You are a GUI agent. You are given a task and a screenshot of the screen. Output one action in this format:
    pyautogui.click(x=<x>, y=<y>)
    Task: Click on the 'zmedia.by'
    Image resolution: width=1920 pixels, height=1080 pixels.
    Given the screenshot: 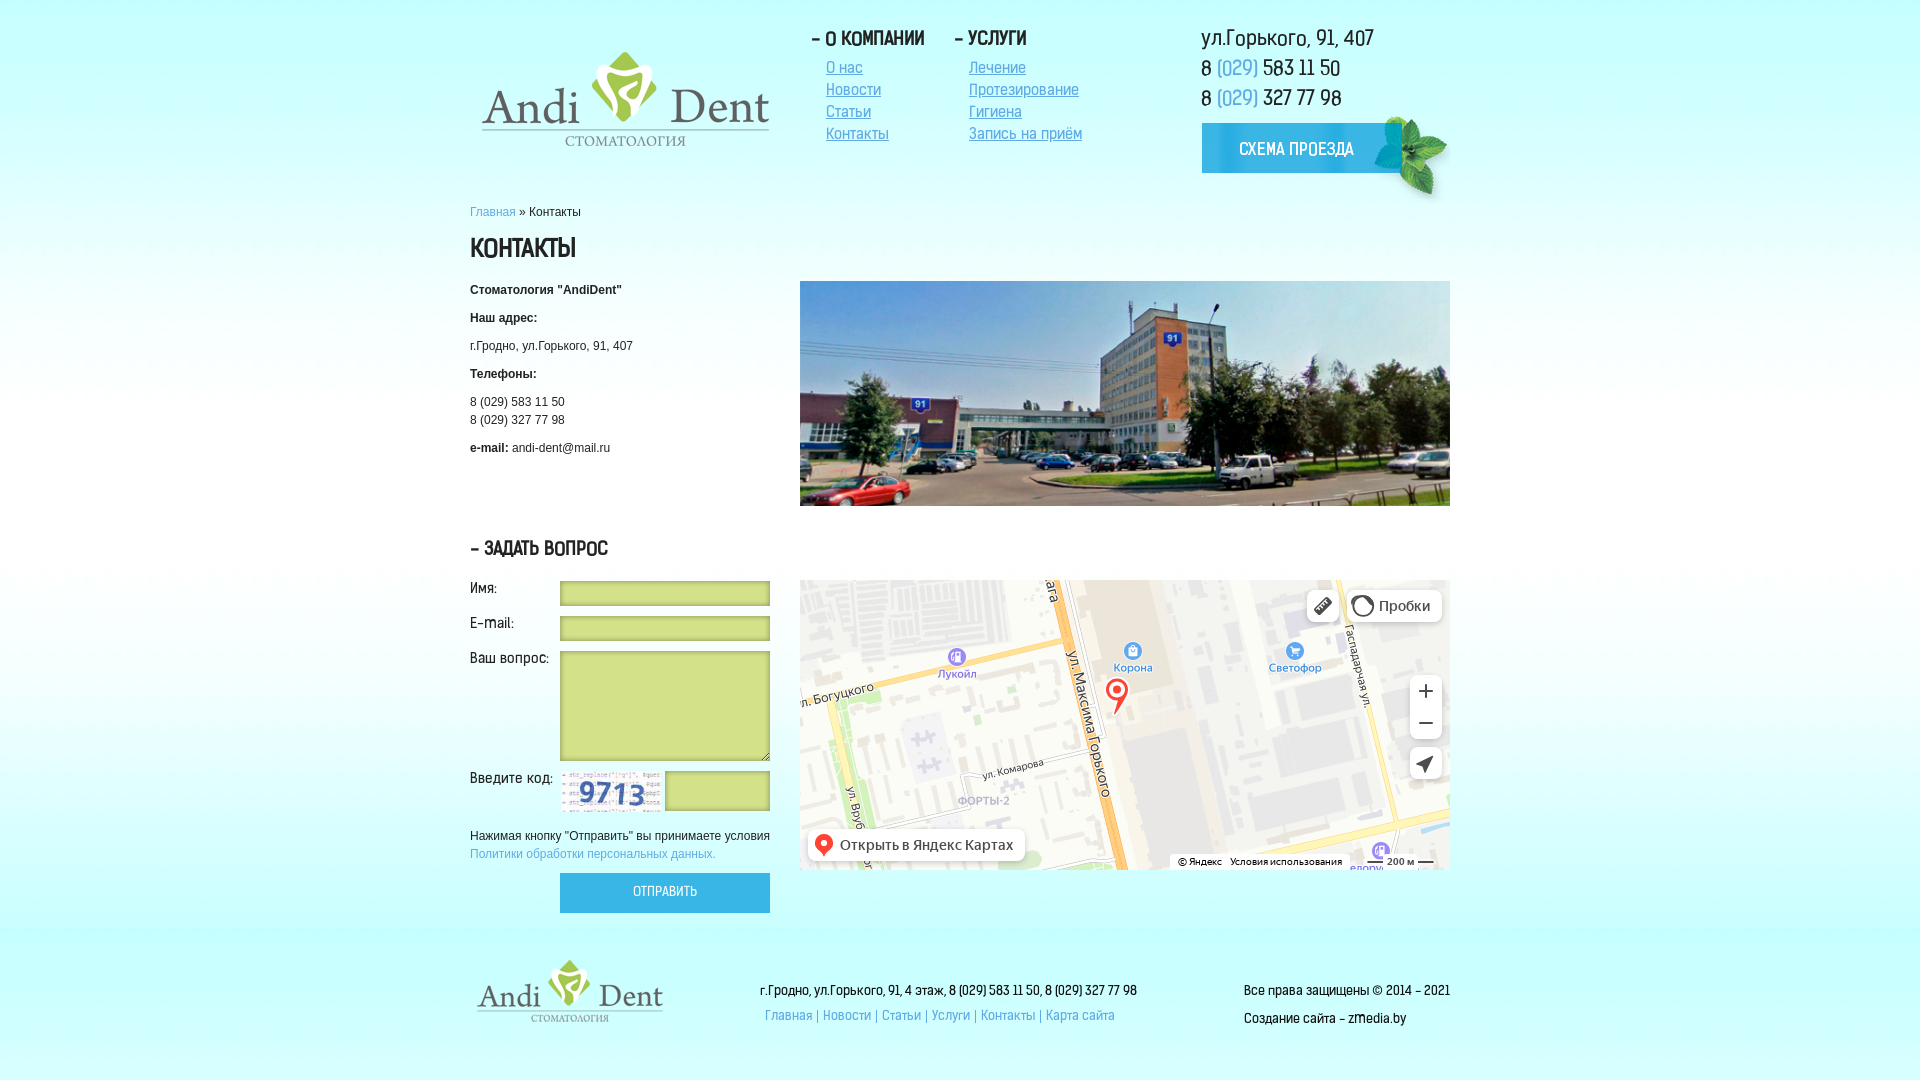 What is the action you would take?
    pyautogui.click(x=1376, y=1019)
    